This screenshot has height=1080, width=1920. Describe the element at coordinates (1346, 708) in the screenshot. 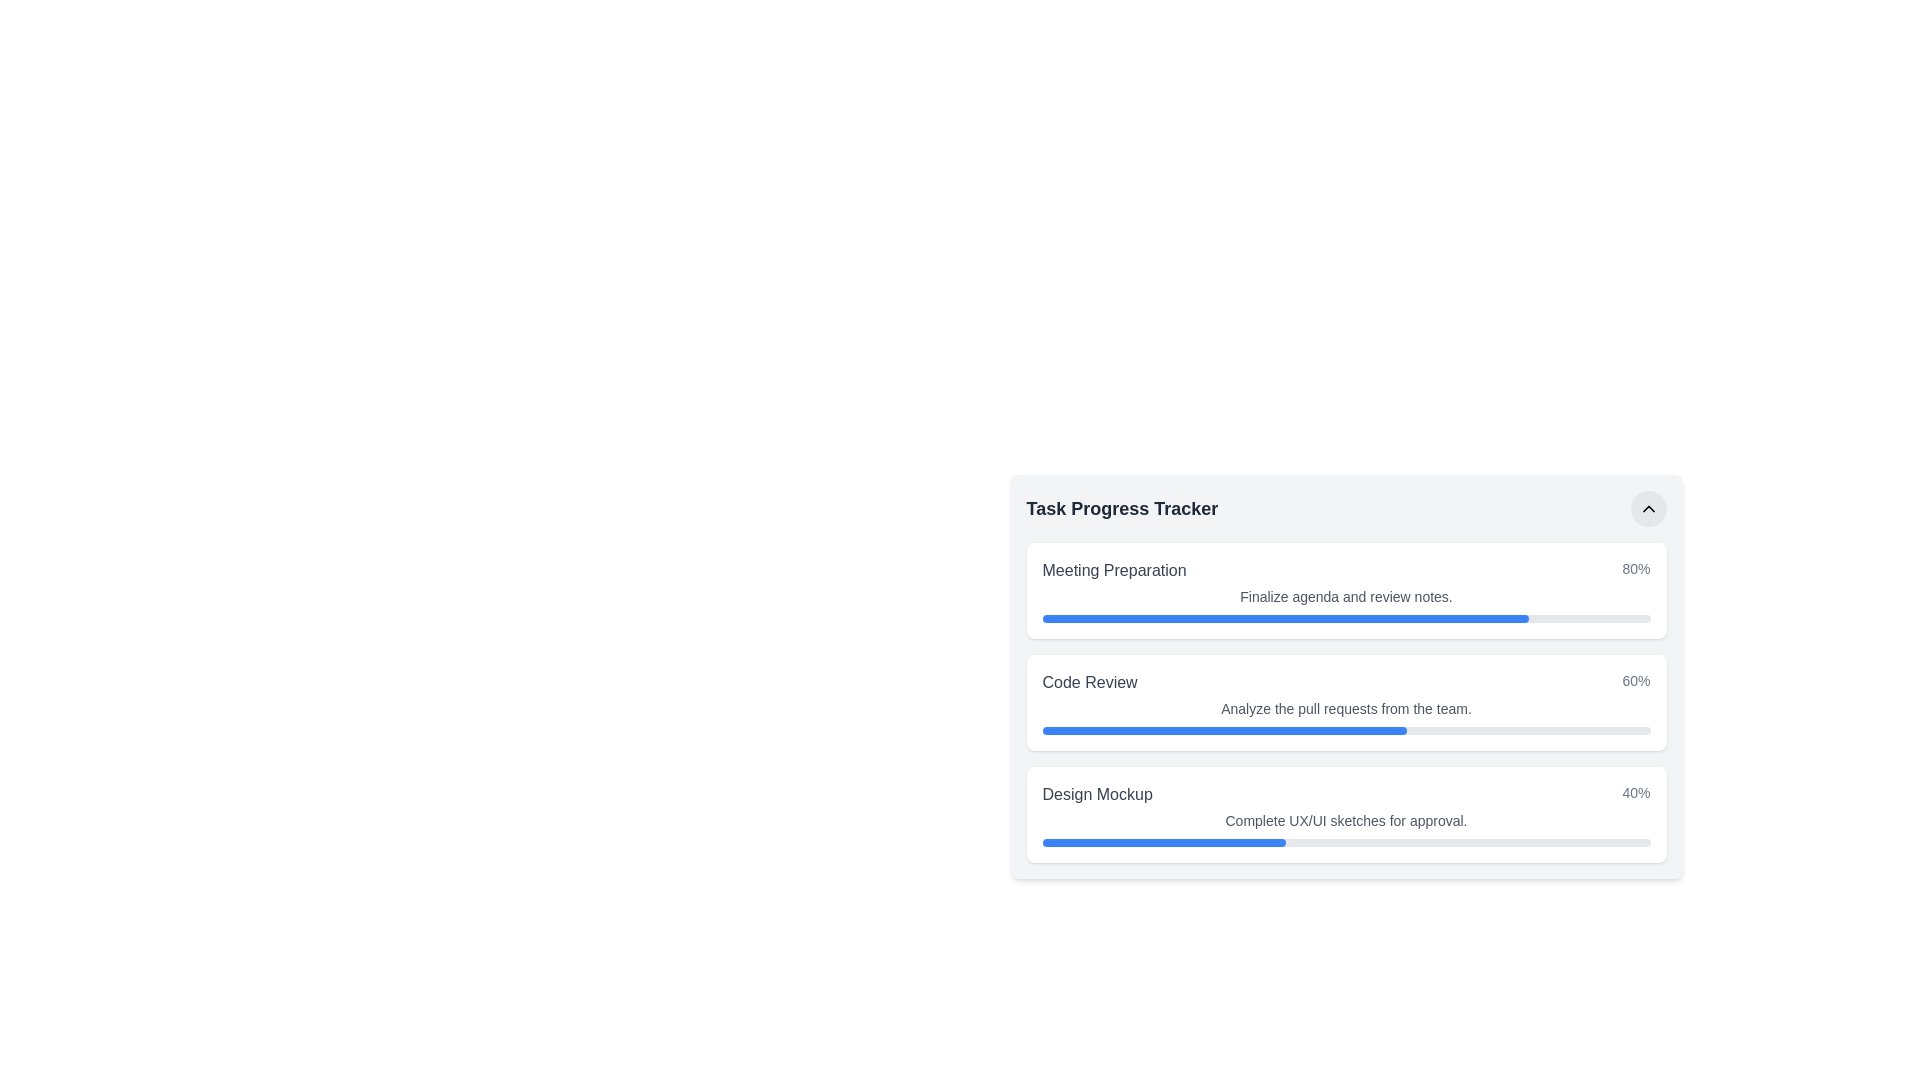

I see `the text block displaying 'Analyze the pull requests from the team.' which is styled as smaller gray text located below the 'Code Review' text in the progress card under 'Task Progress Tracker.'` at that location.